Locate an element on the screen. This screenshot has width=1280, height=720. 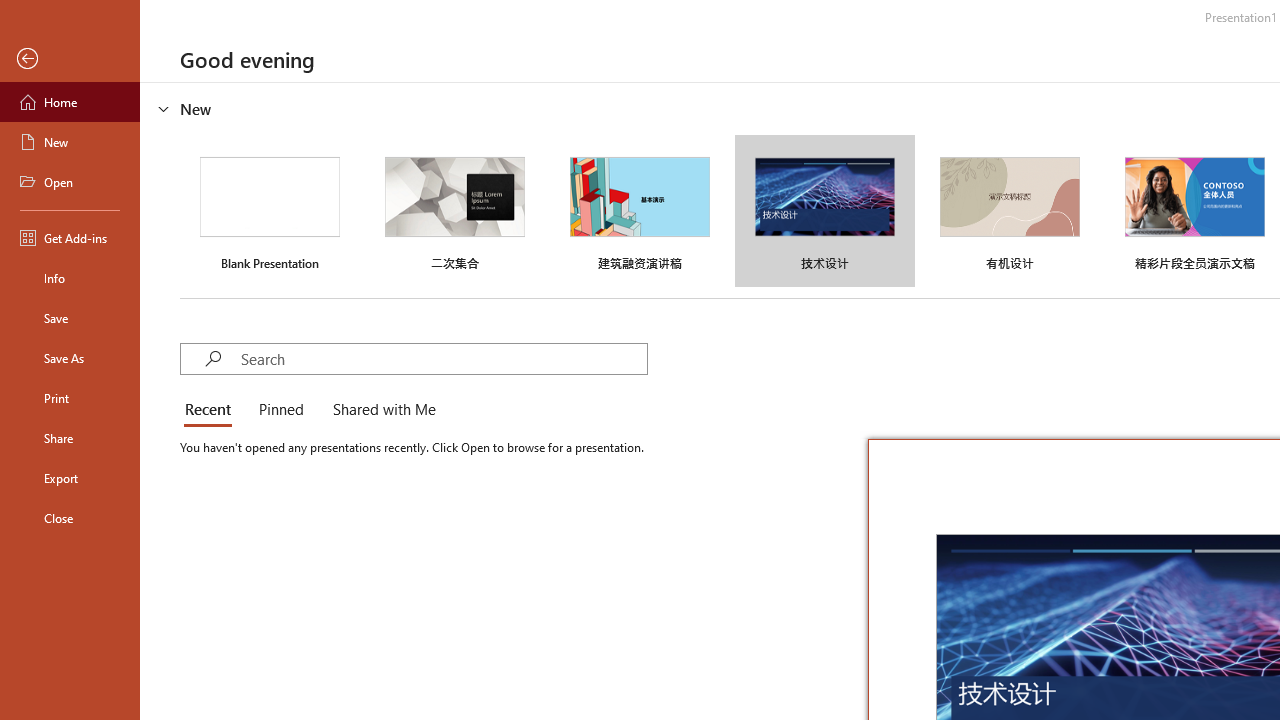
'Recent' is located at coordinates (212, 410).